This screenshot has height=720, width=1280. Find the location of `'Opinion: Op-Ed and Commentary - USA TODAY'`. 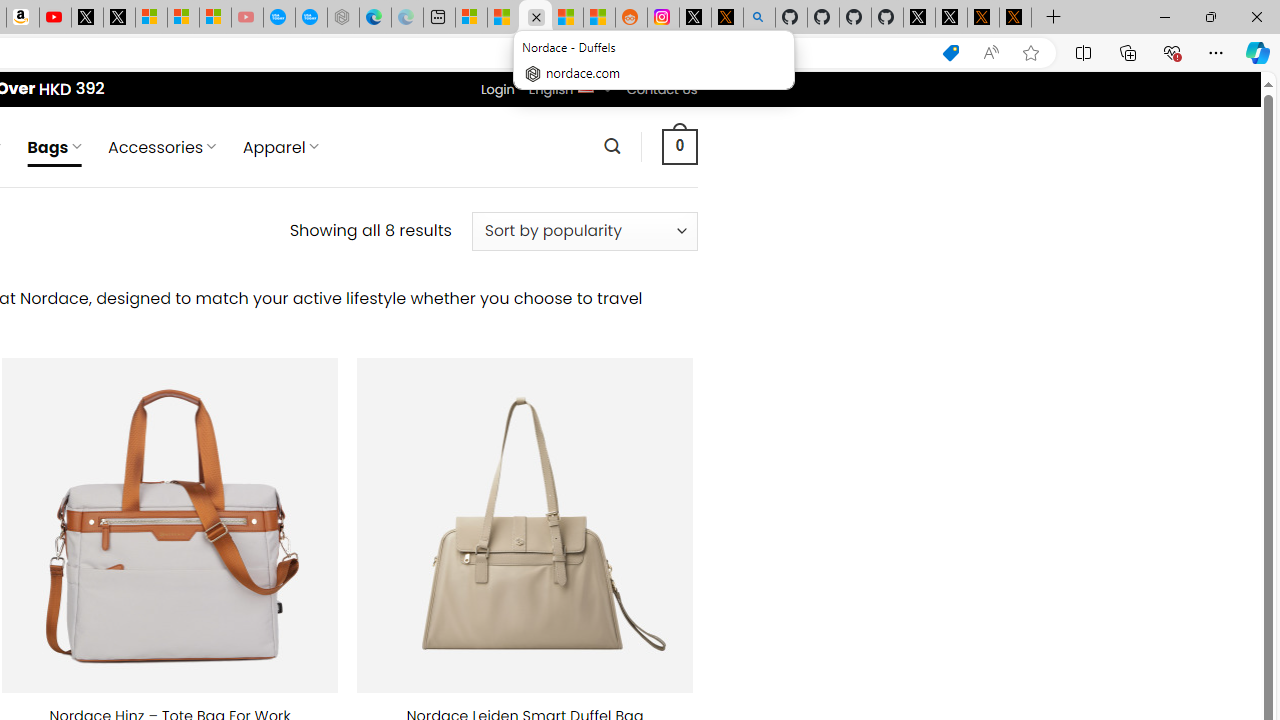

'Opinion: Op-Ed and Commentary - USA TODAY' is located at coordinates (278, 17).